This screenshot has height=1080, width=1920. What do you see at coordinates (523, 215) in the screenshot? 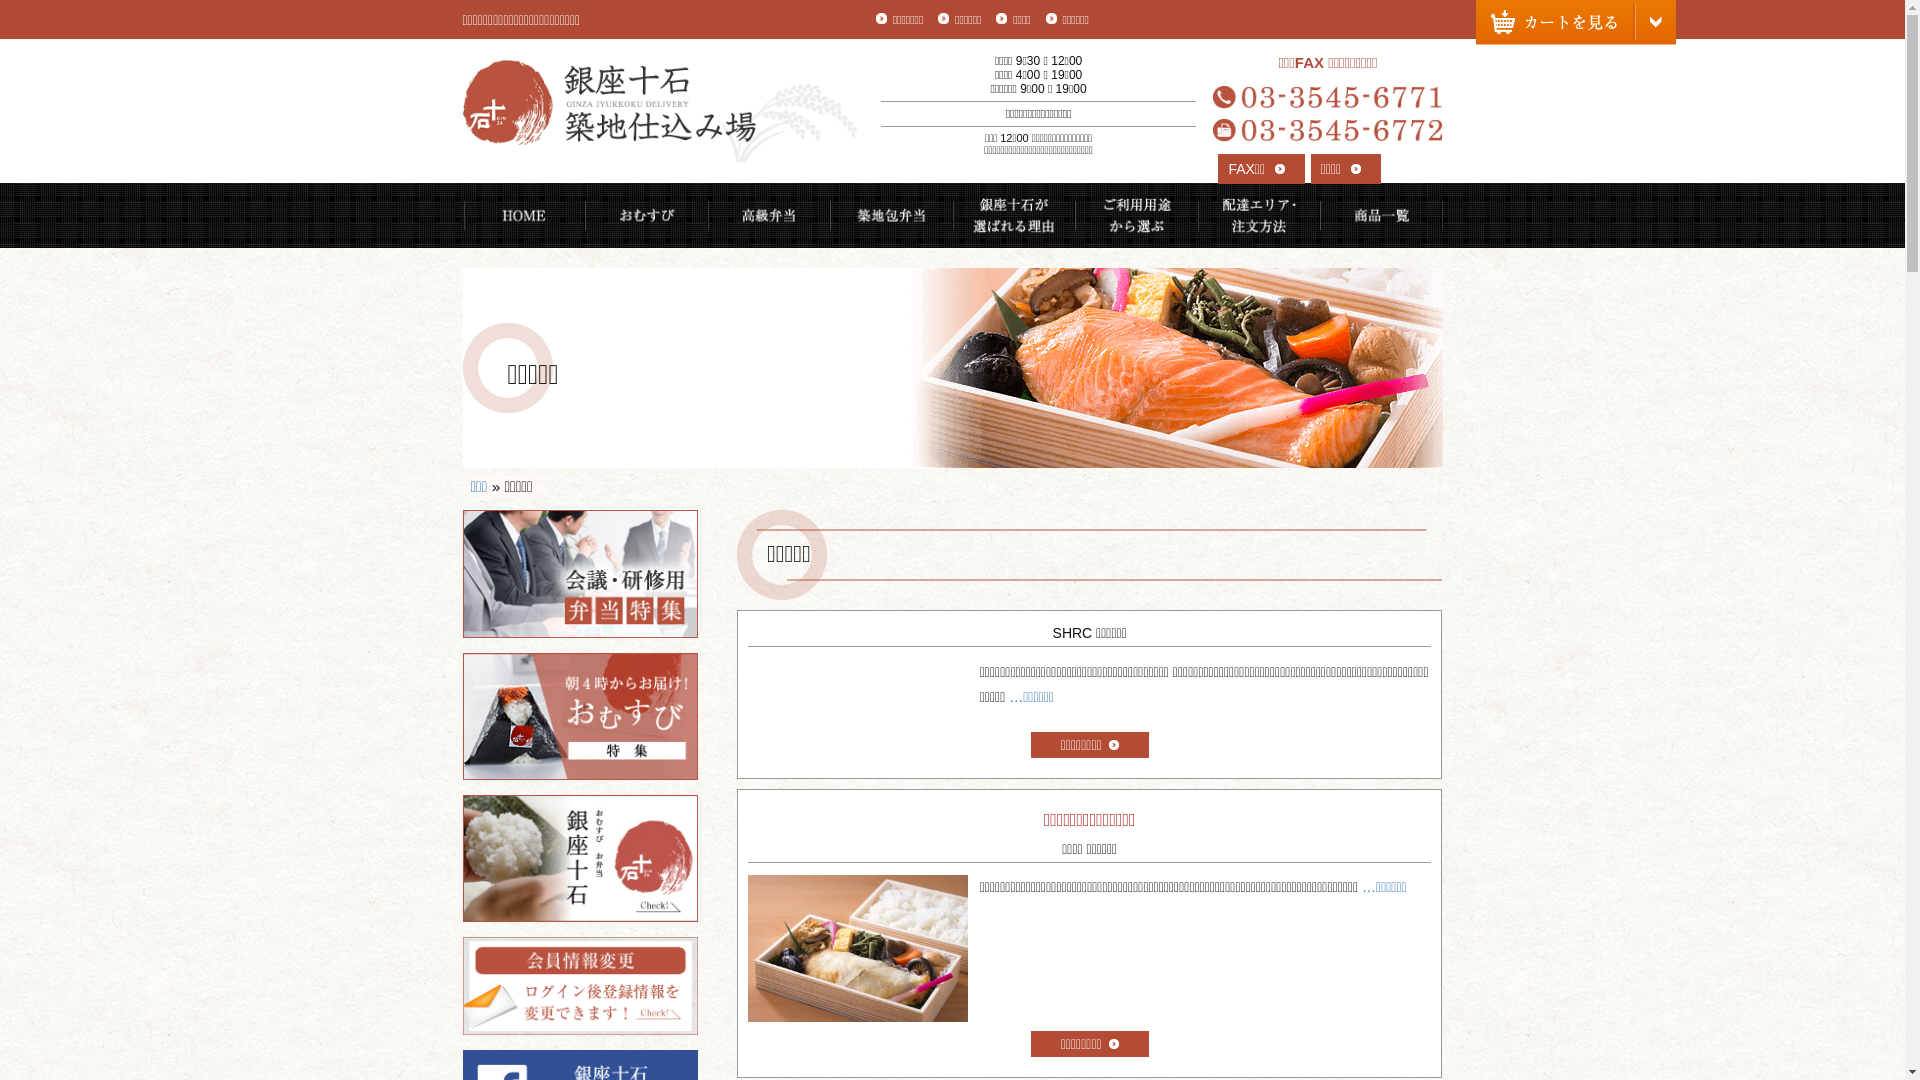
I see `'HOME'` at bounding box center [523, 215].